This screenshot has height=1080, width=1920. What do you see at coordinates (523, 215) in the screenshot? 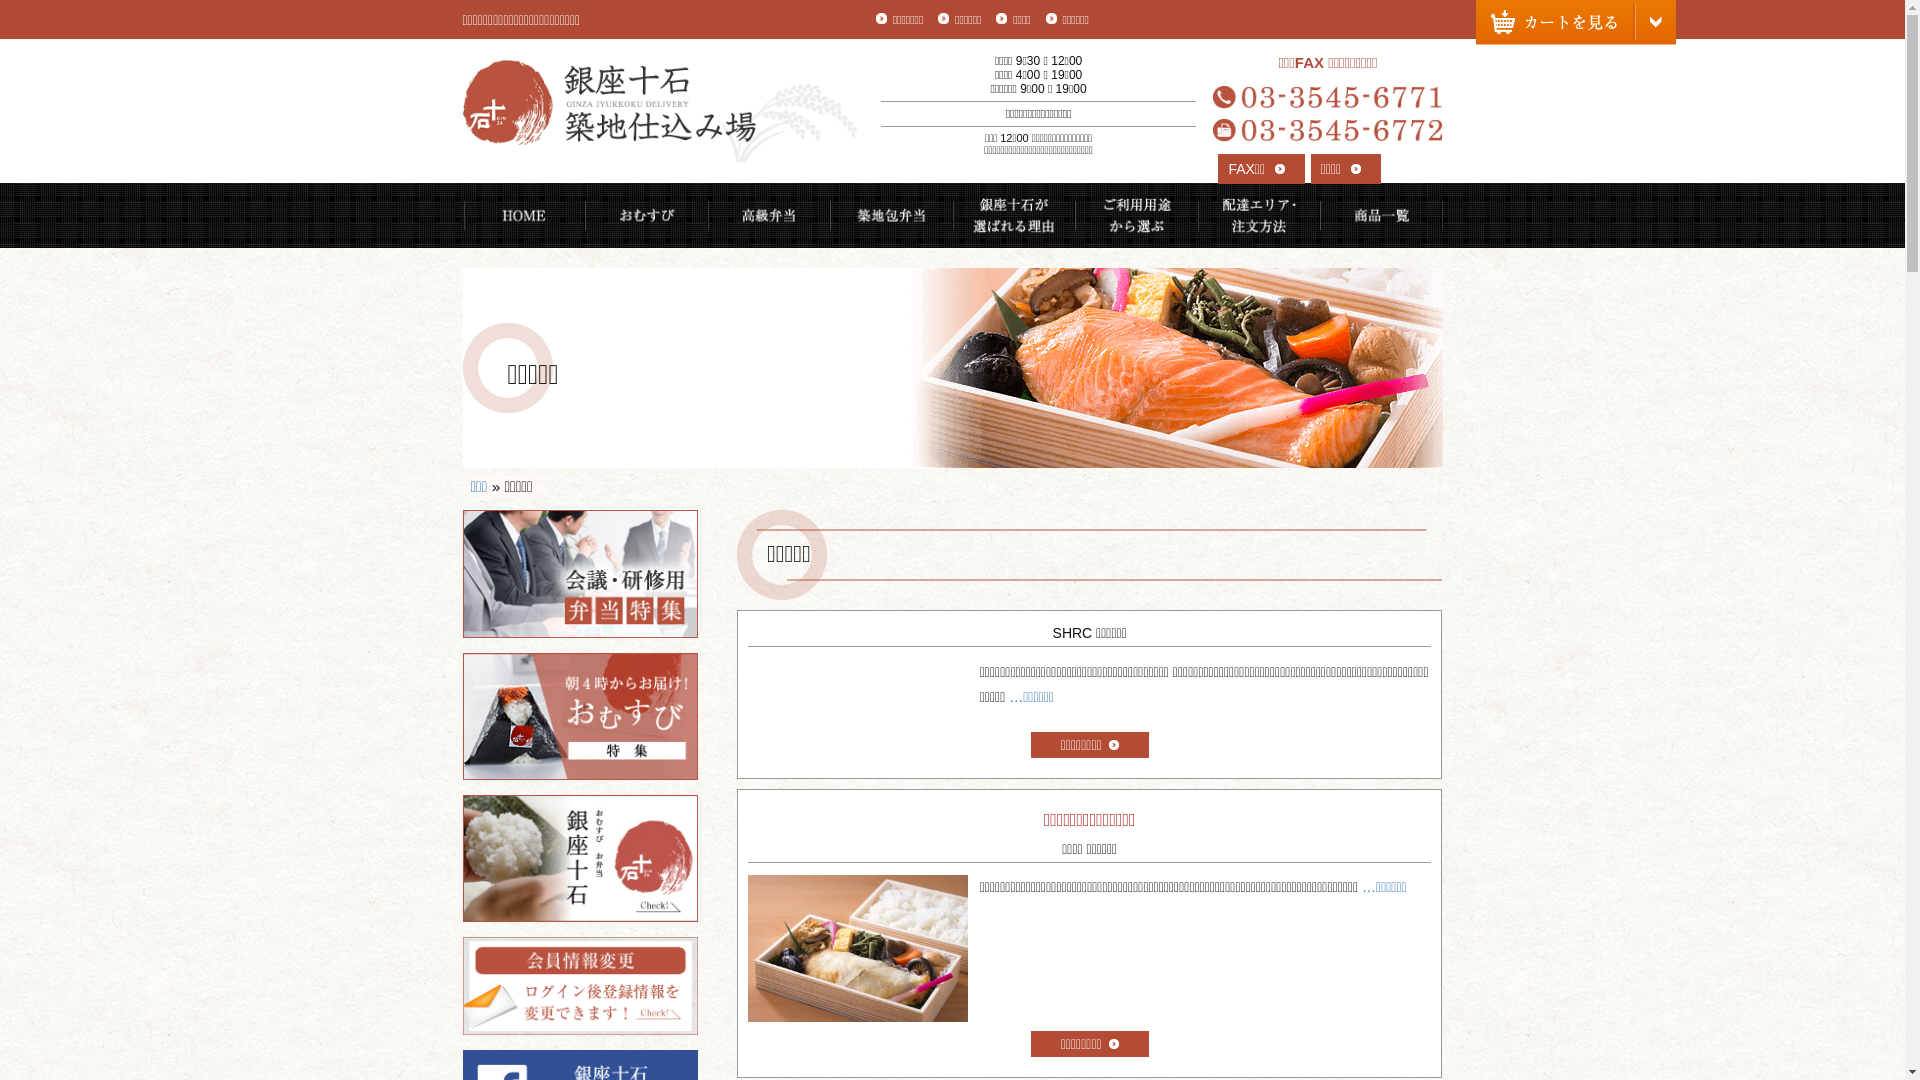
I see `'HOME'` at bounding box center [523, 215].